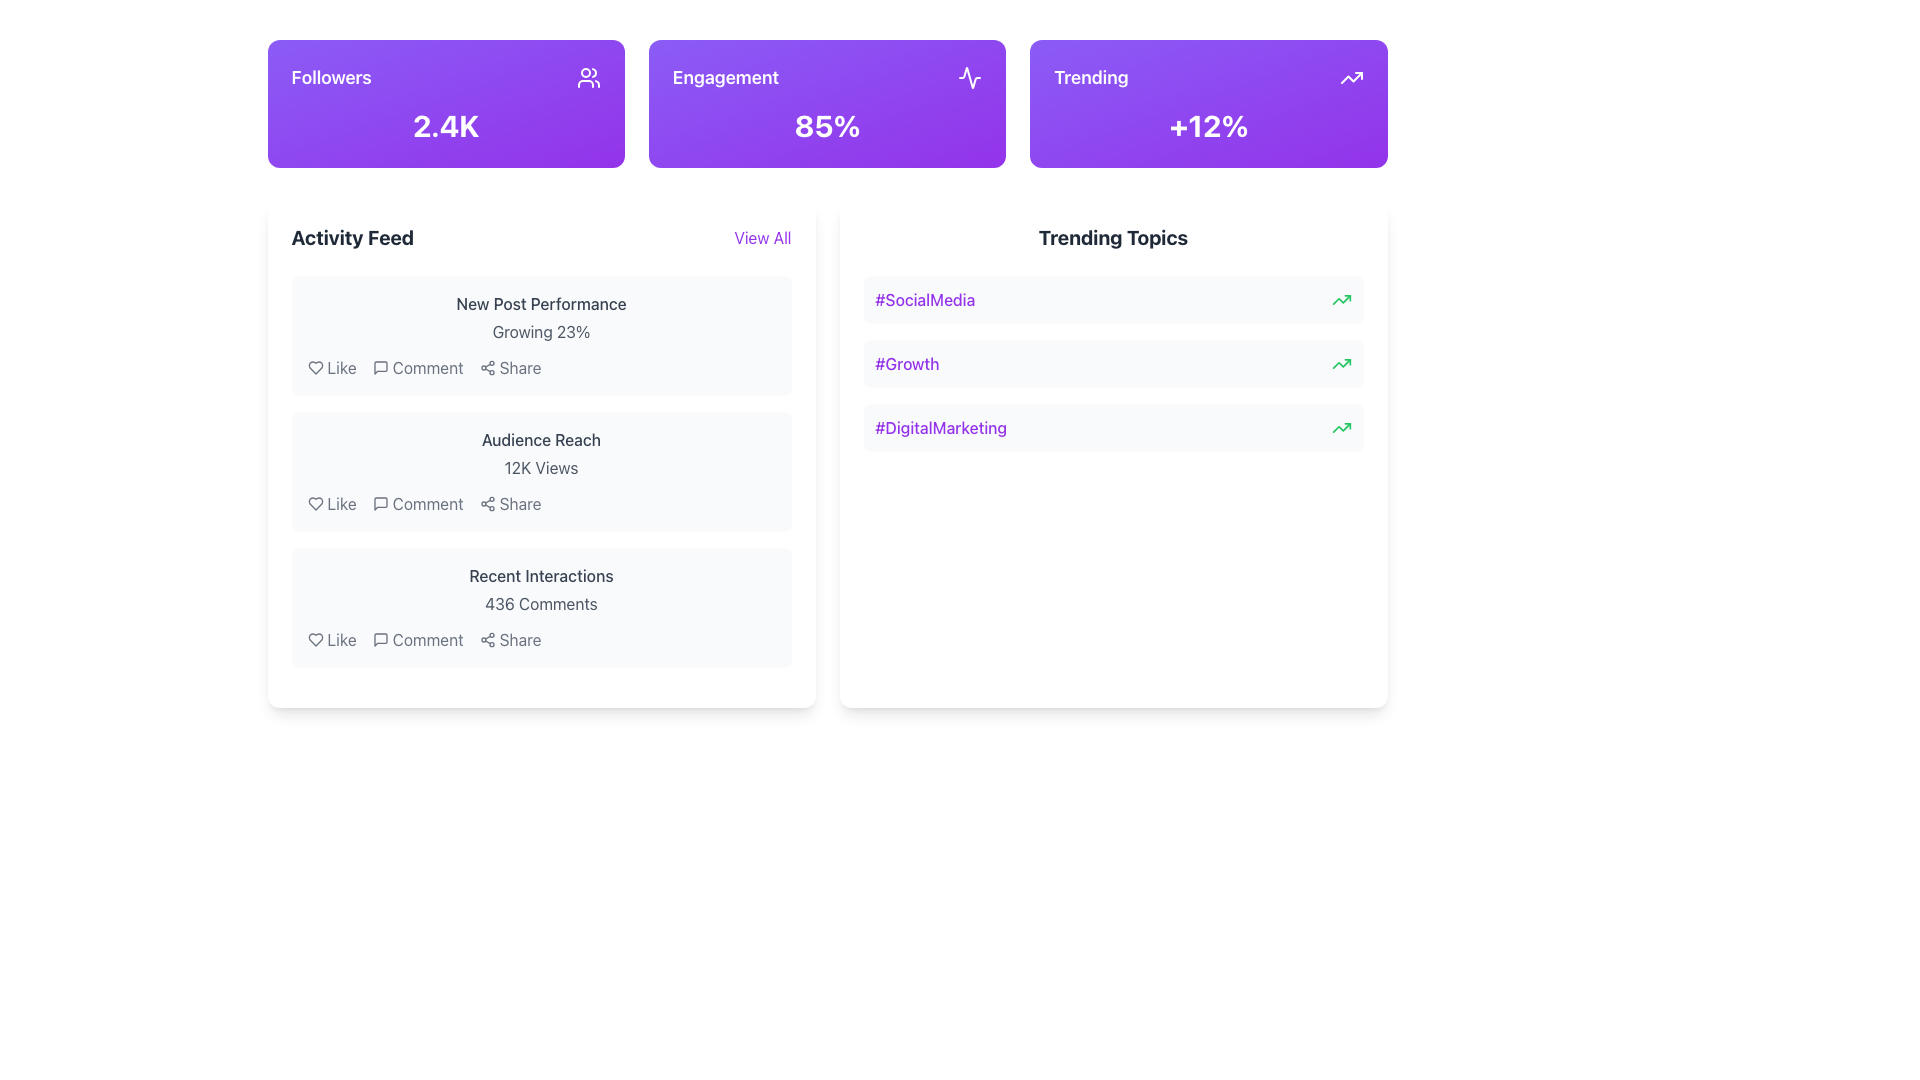 This screenshot has width=1920, height=1080. I want to click on the 'Like' text label/button located in the 'Activity Feed' section, adjacent to the heart-shaped icon, which is the first interactive option in the group that includes 'Comment' and 'Share', so click(342, 367).